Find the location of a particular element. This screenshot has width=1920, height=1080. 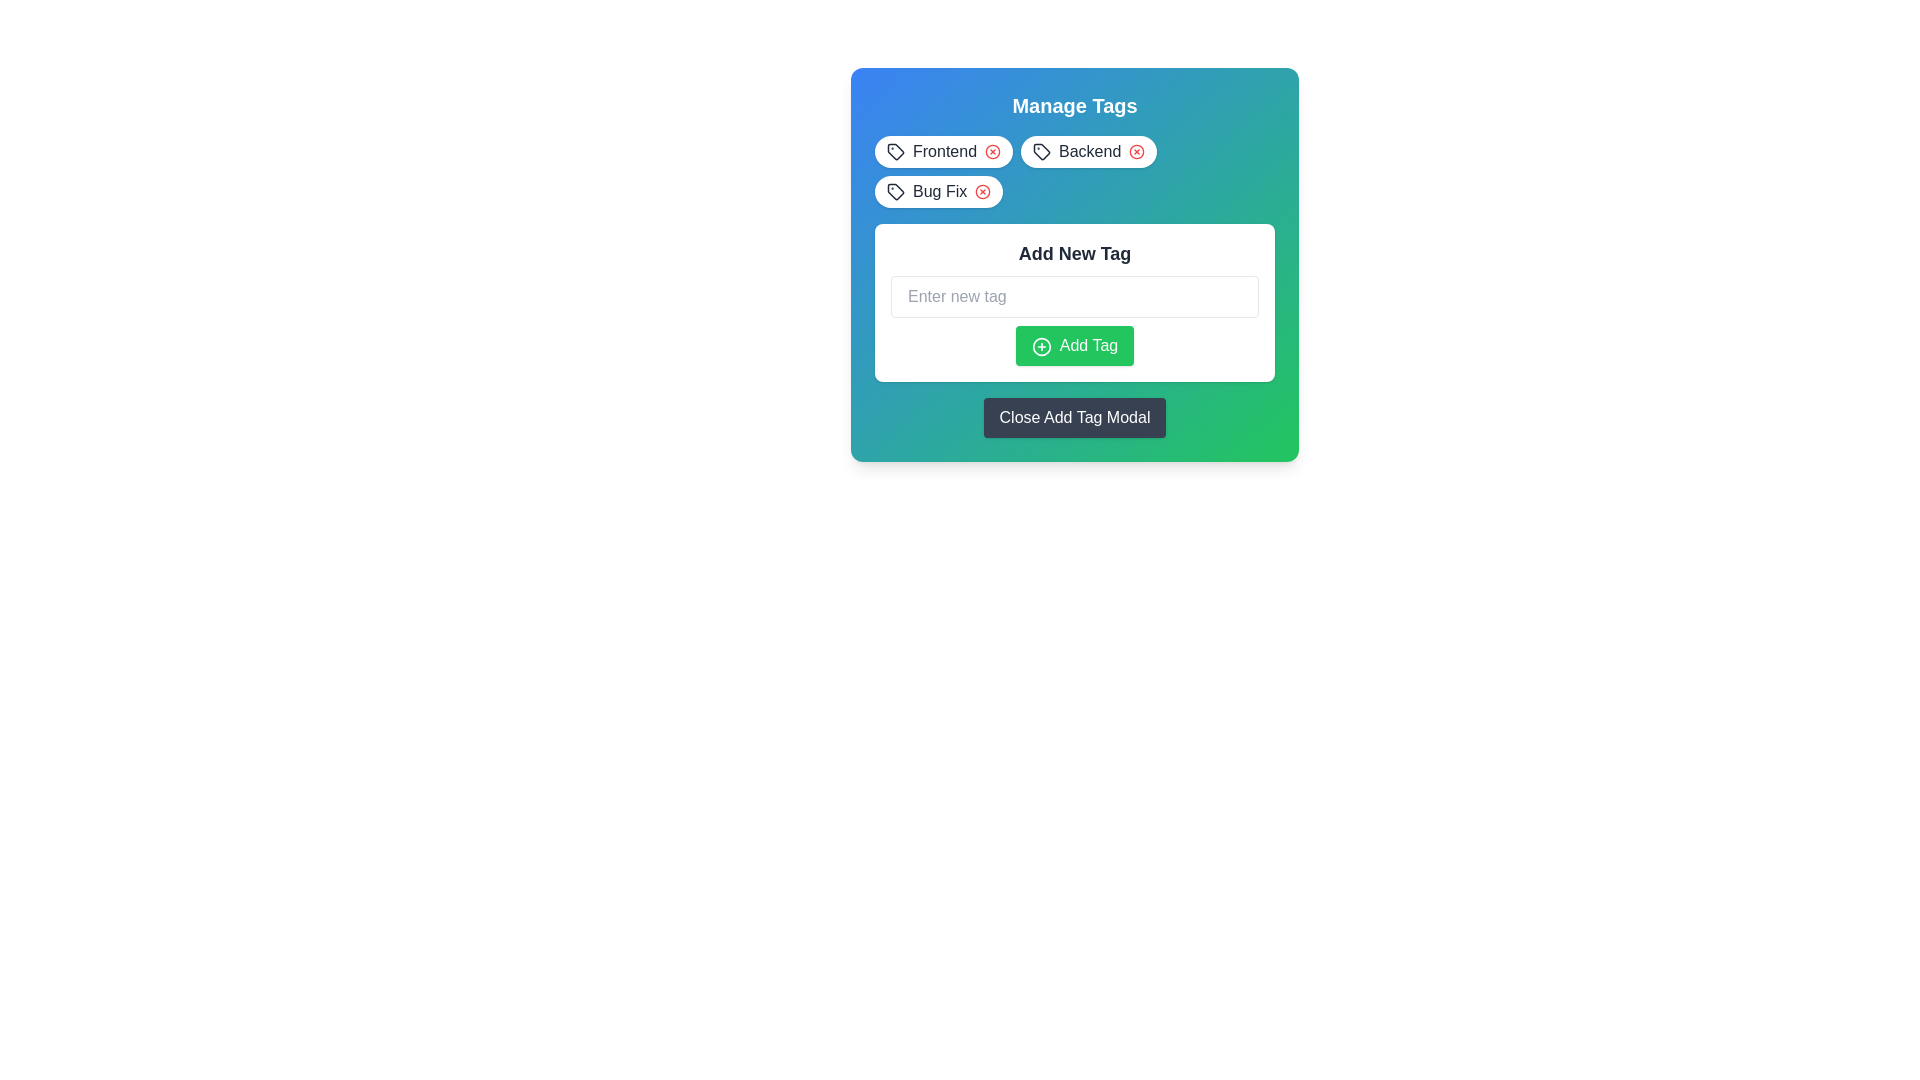

the remove icon button located inside the 'Bug Fix' rounded label is located at coordinates (983, 192).